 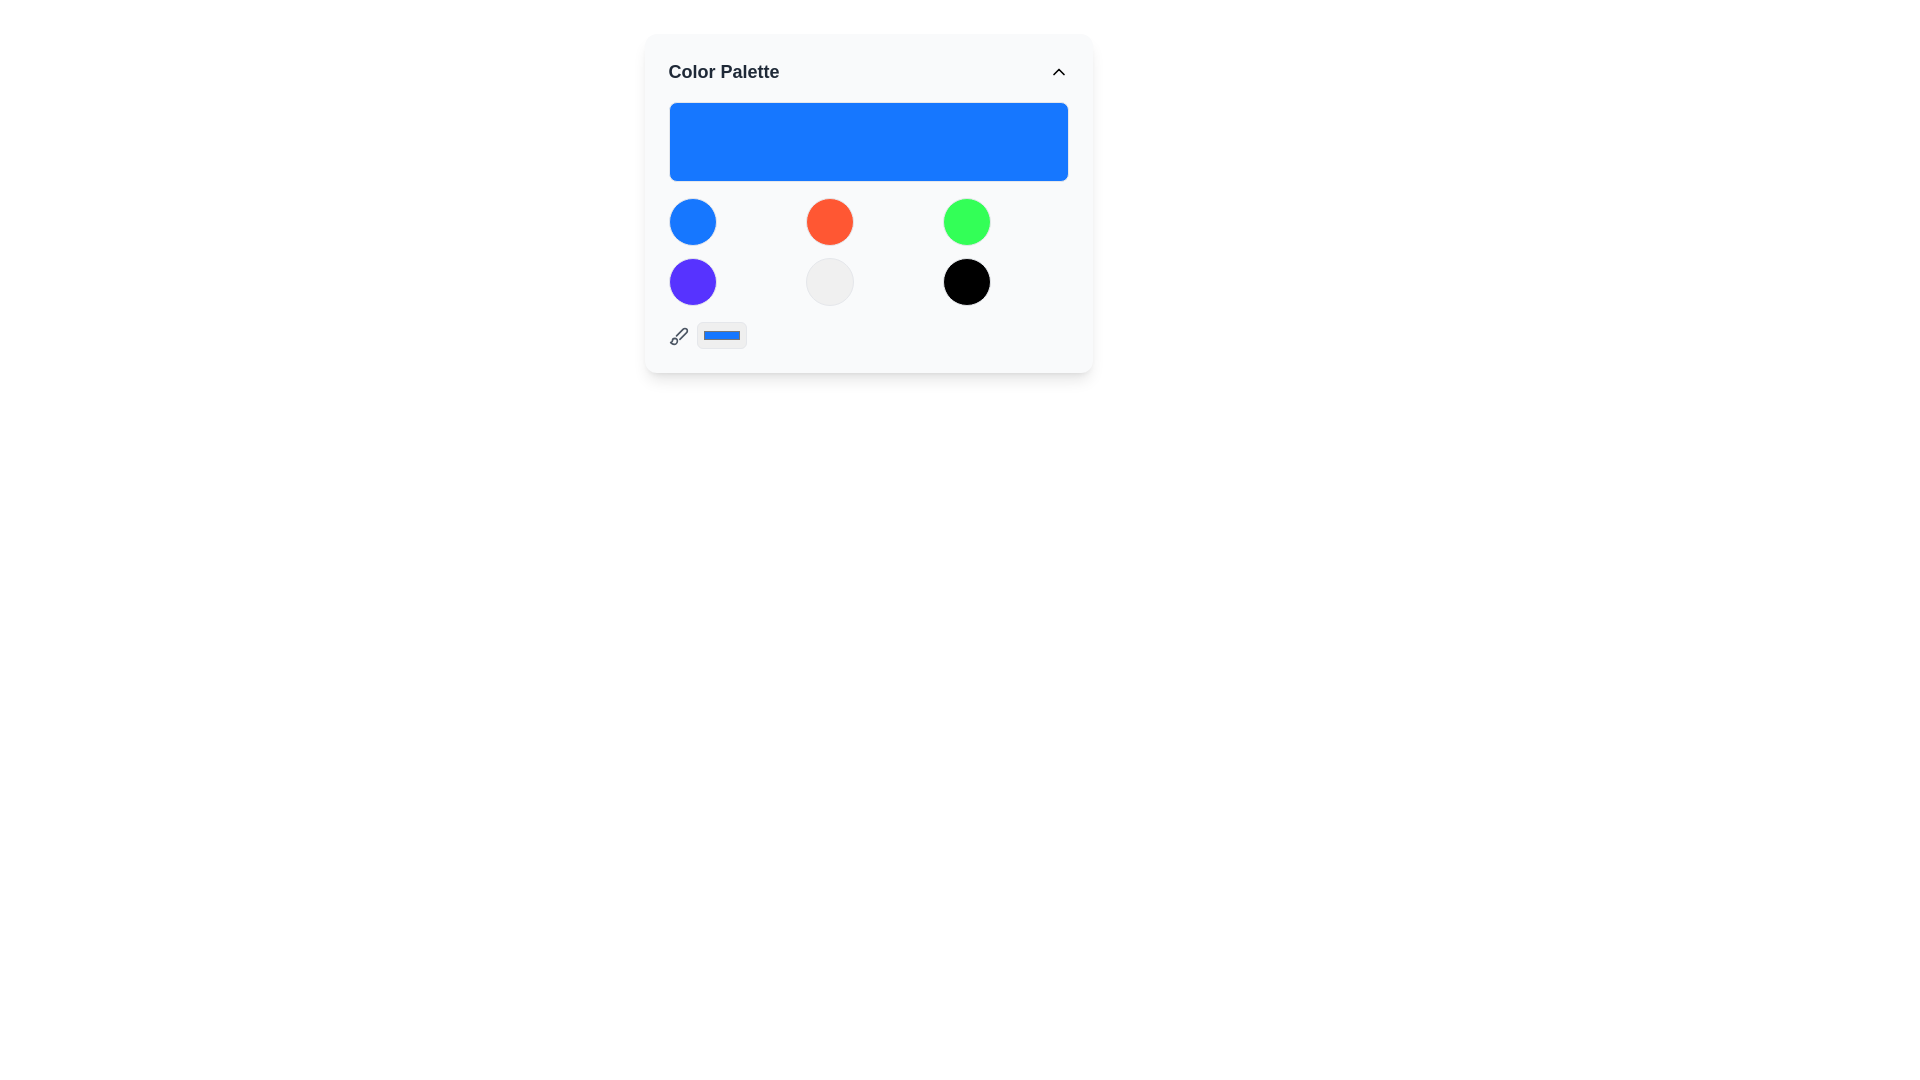 What do you see at coordinates (967, 222) in the screenshot?
I see `the circular green button with a black outline located in the top row, third column of the grid` at bounding box center [967, 222].